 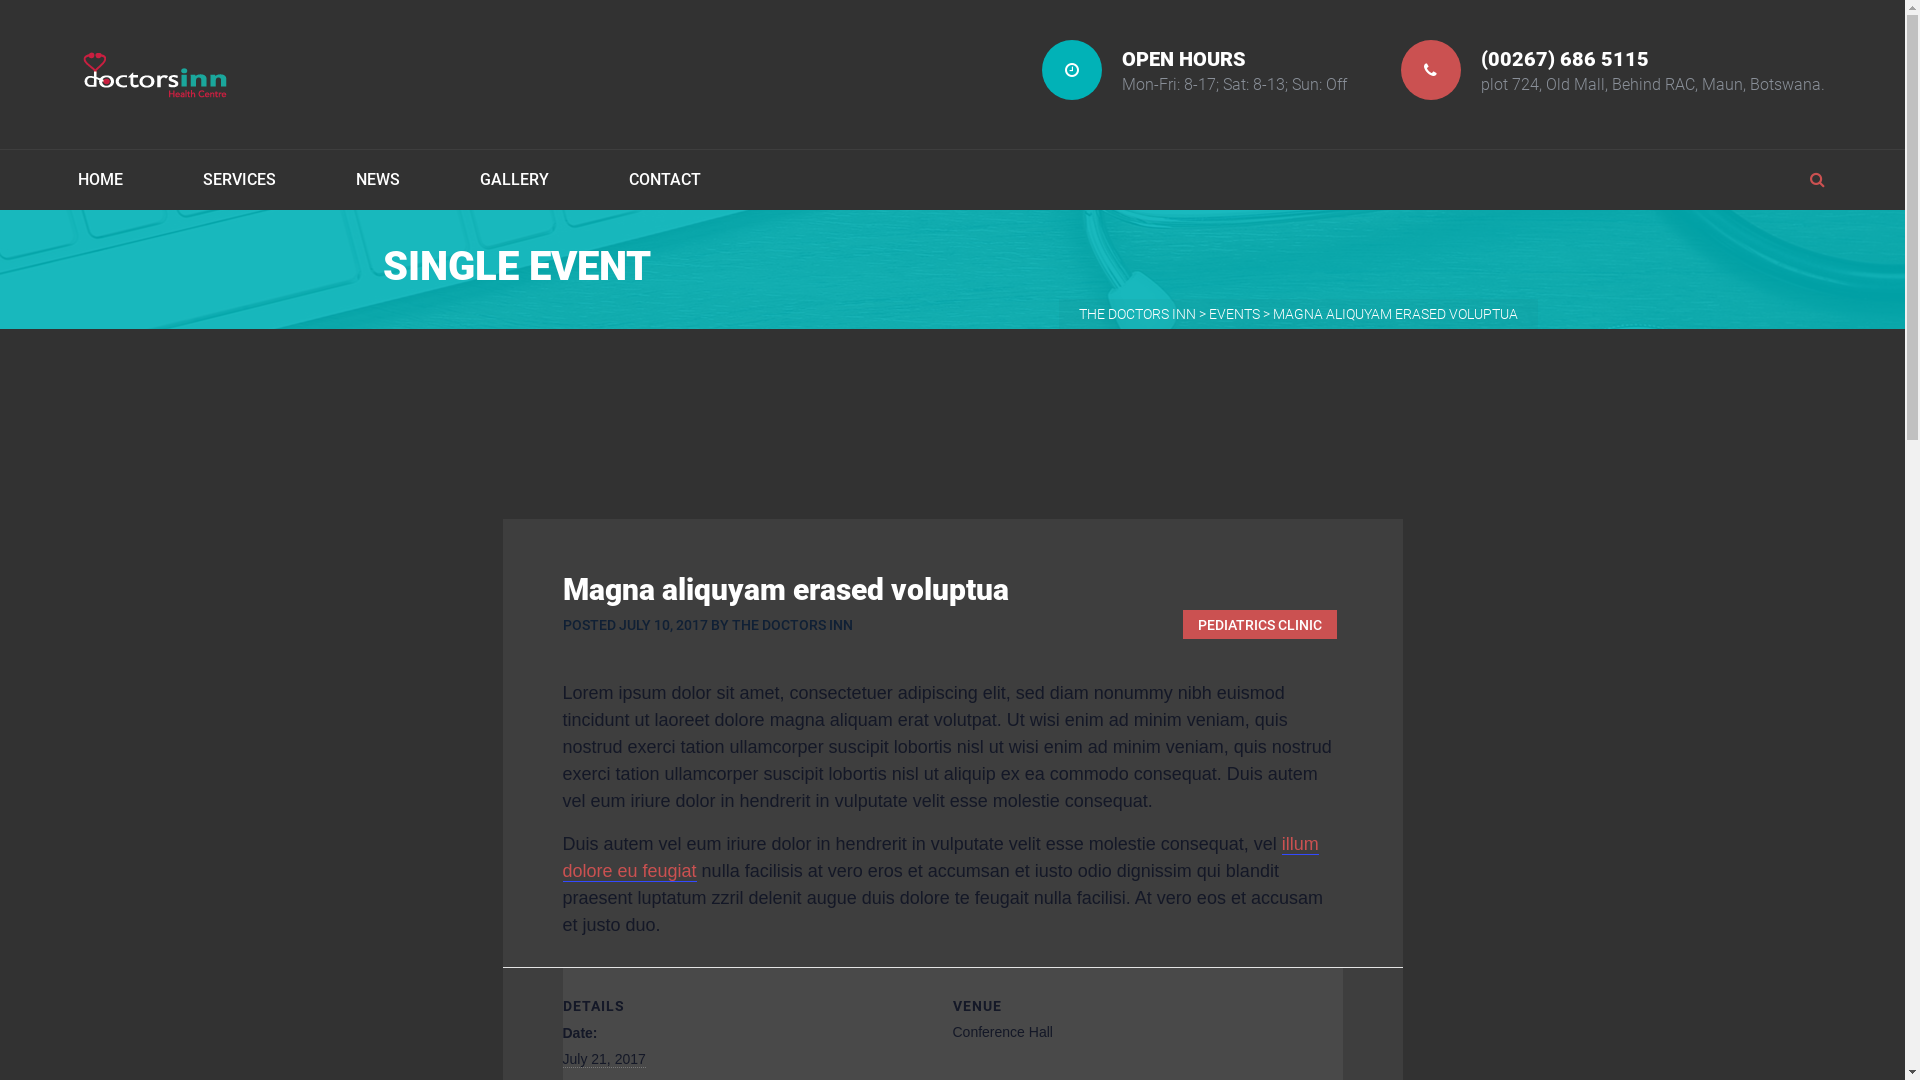 What do you see at coordinates (378, 180) in the screenshot?
I see `'NEWS'` at bounding box center [378, 180].